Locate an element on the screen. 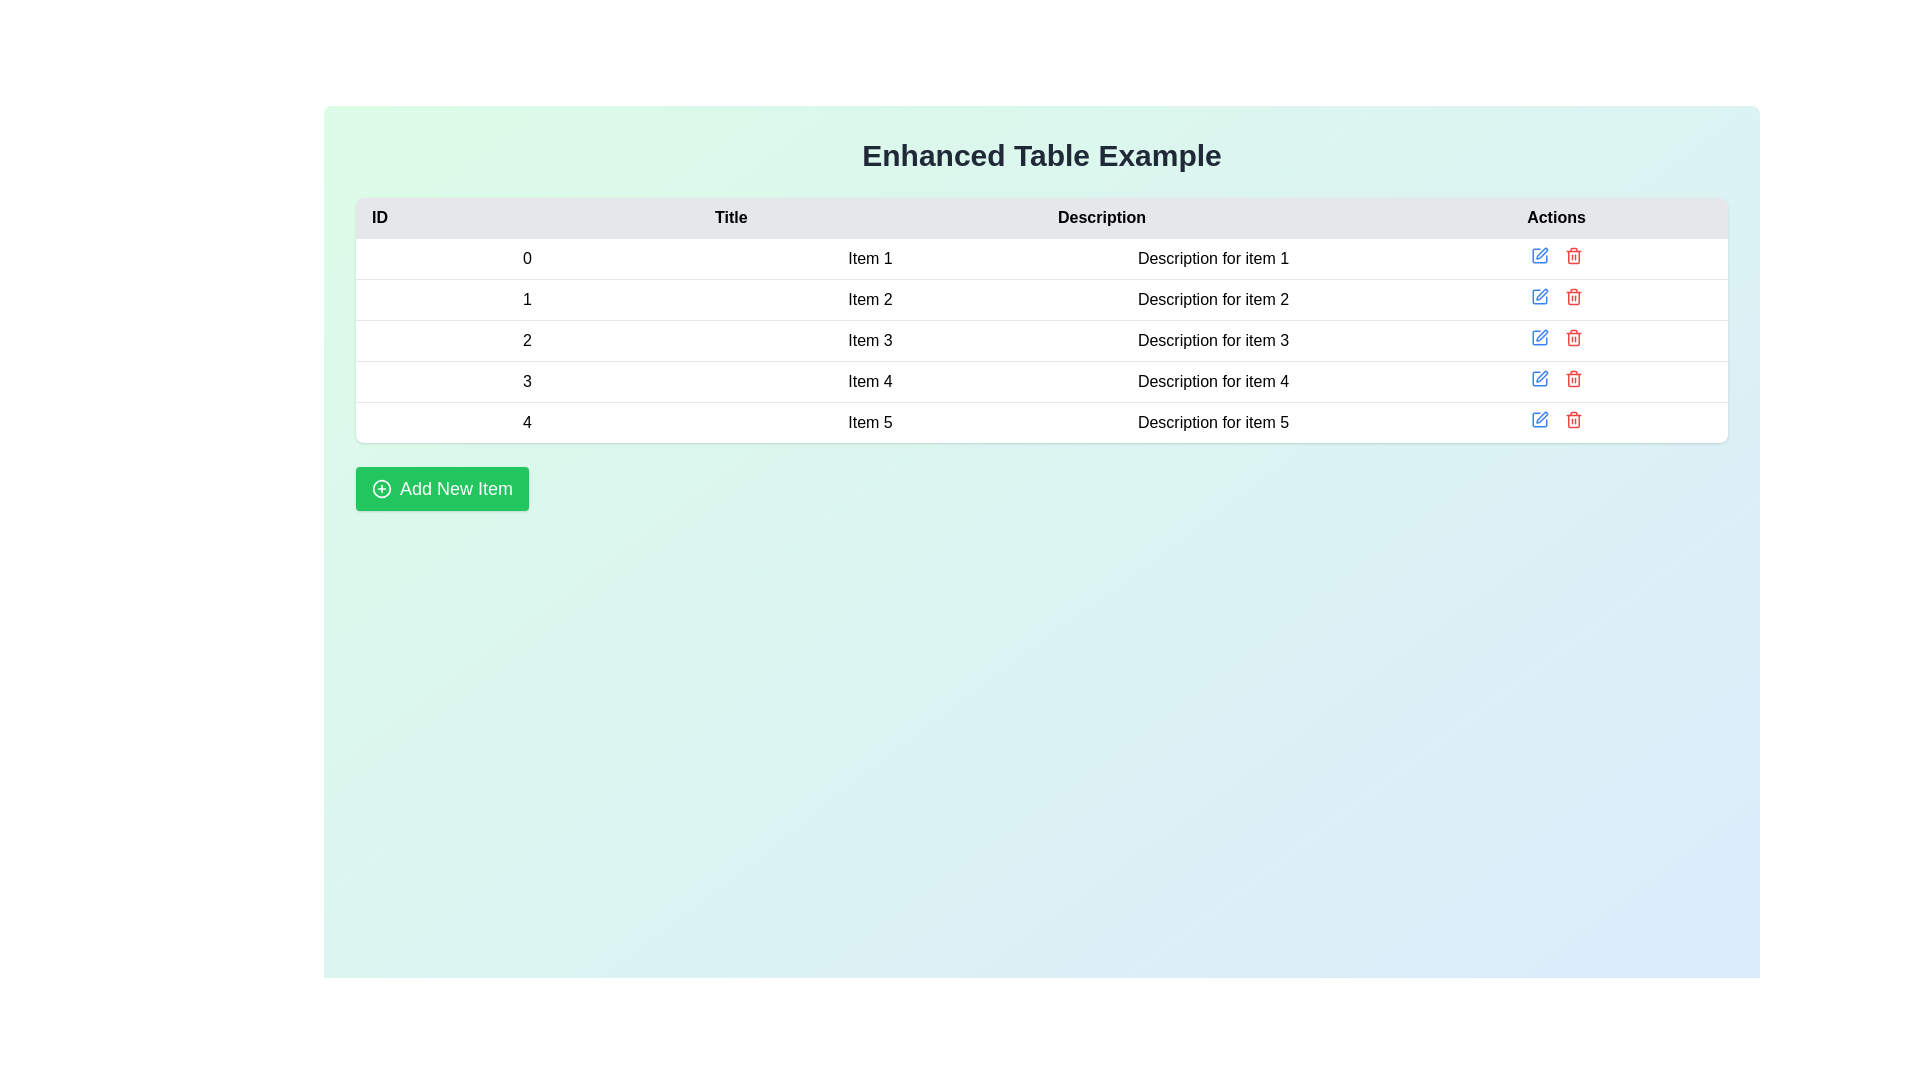 This screenshot has width=1920, height=1080. the red trash bin icon button in the 'Actions' column of the table is located at coordinates (1572, 297).